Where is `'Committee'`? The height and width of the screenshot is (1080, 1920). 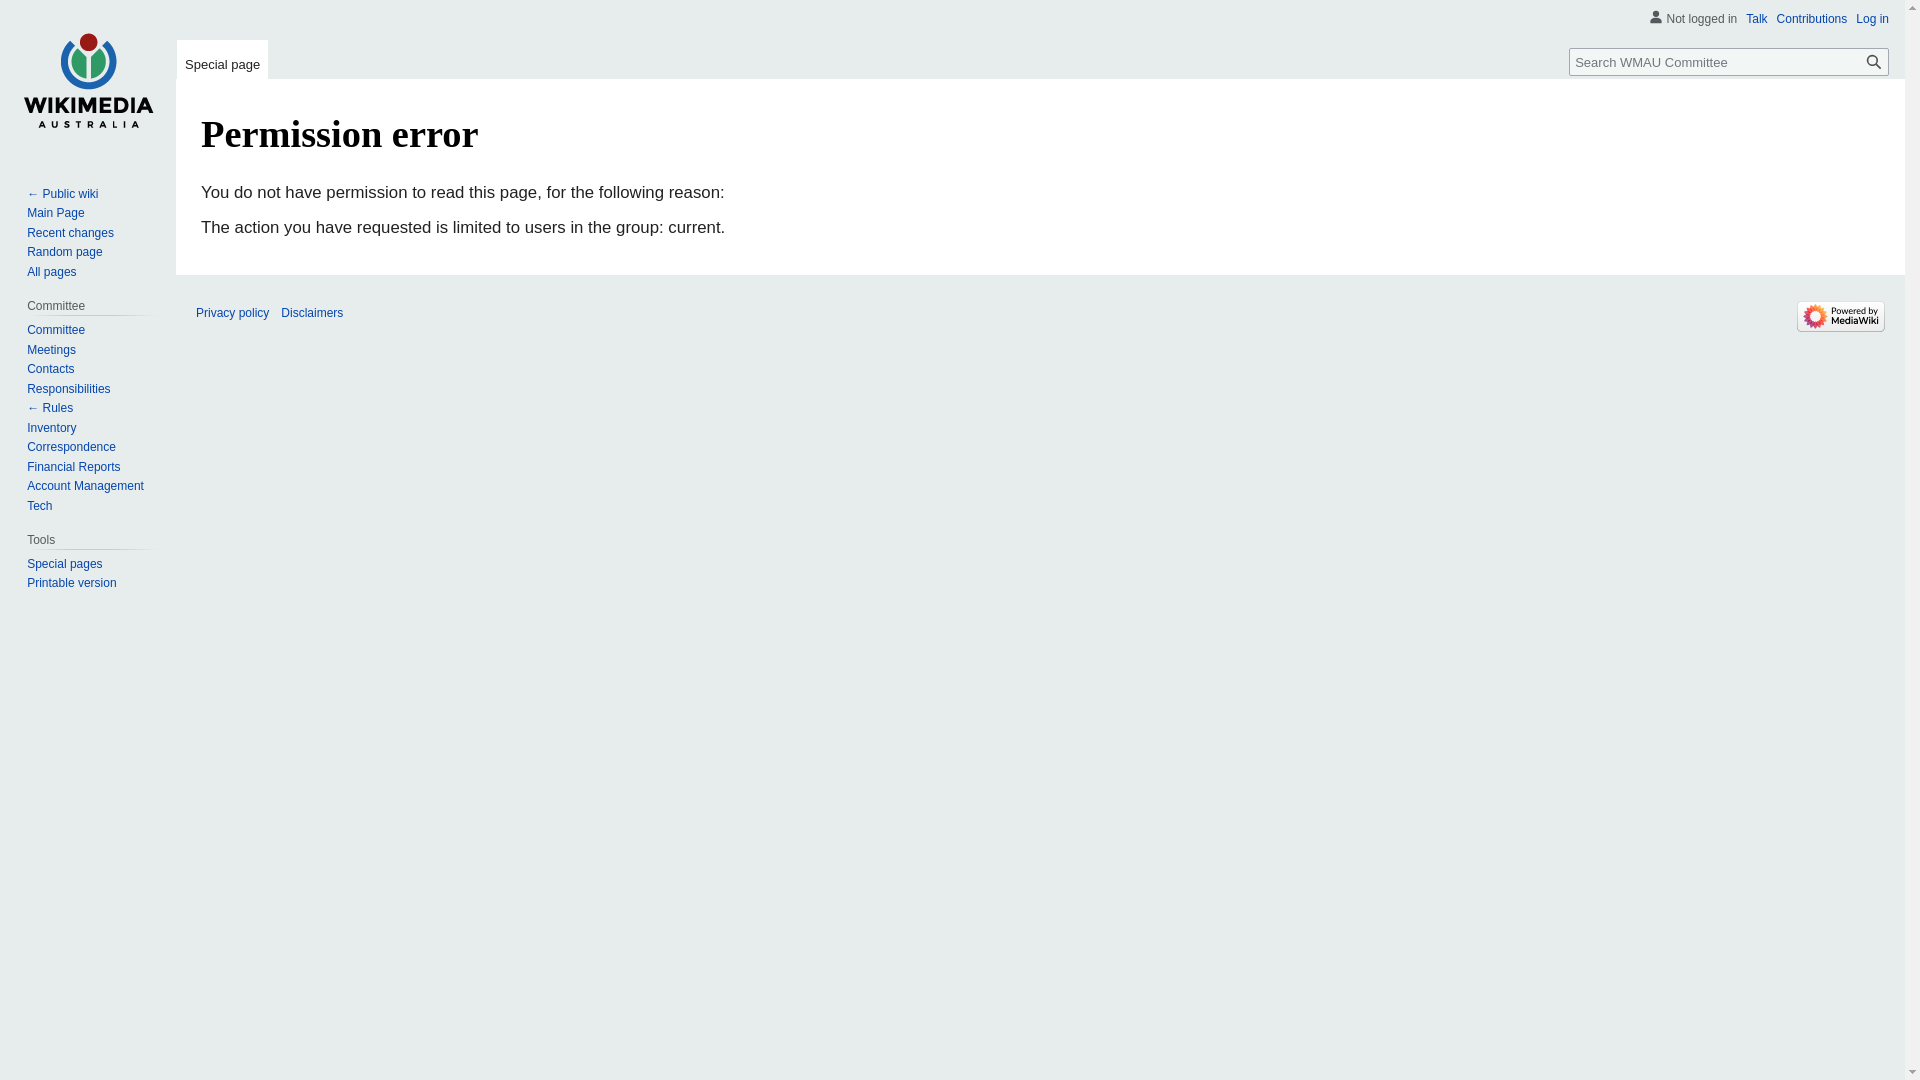 'Committee' is located at coordinates (56, 329).